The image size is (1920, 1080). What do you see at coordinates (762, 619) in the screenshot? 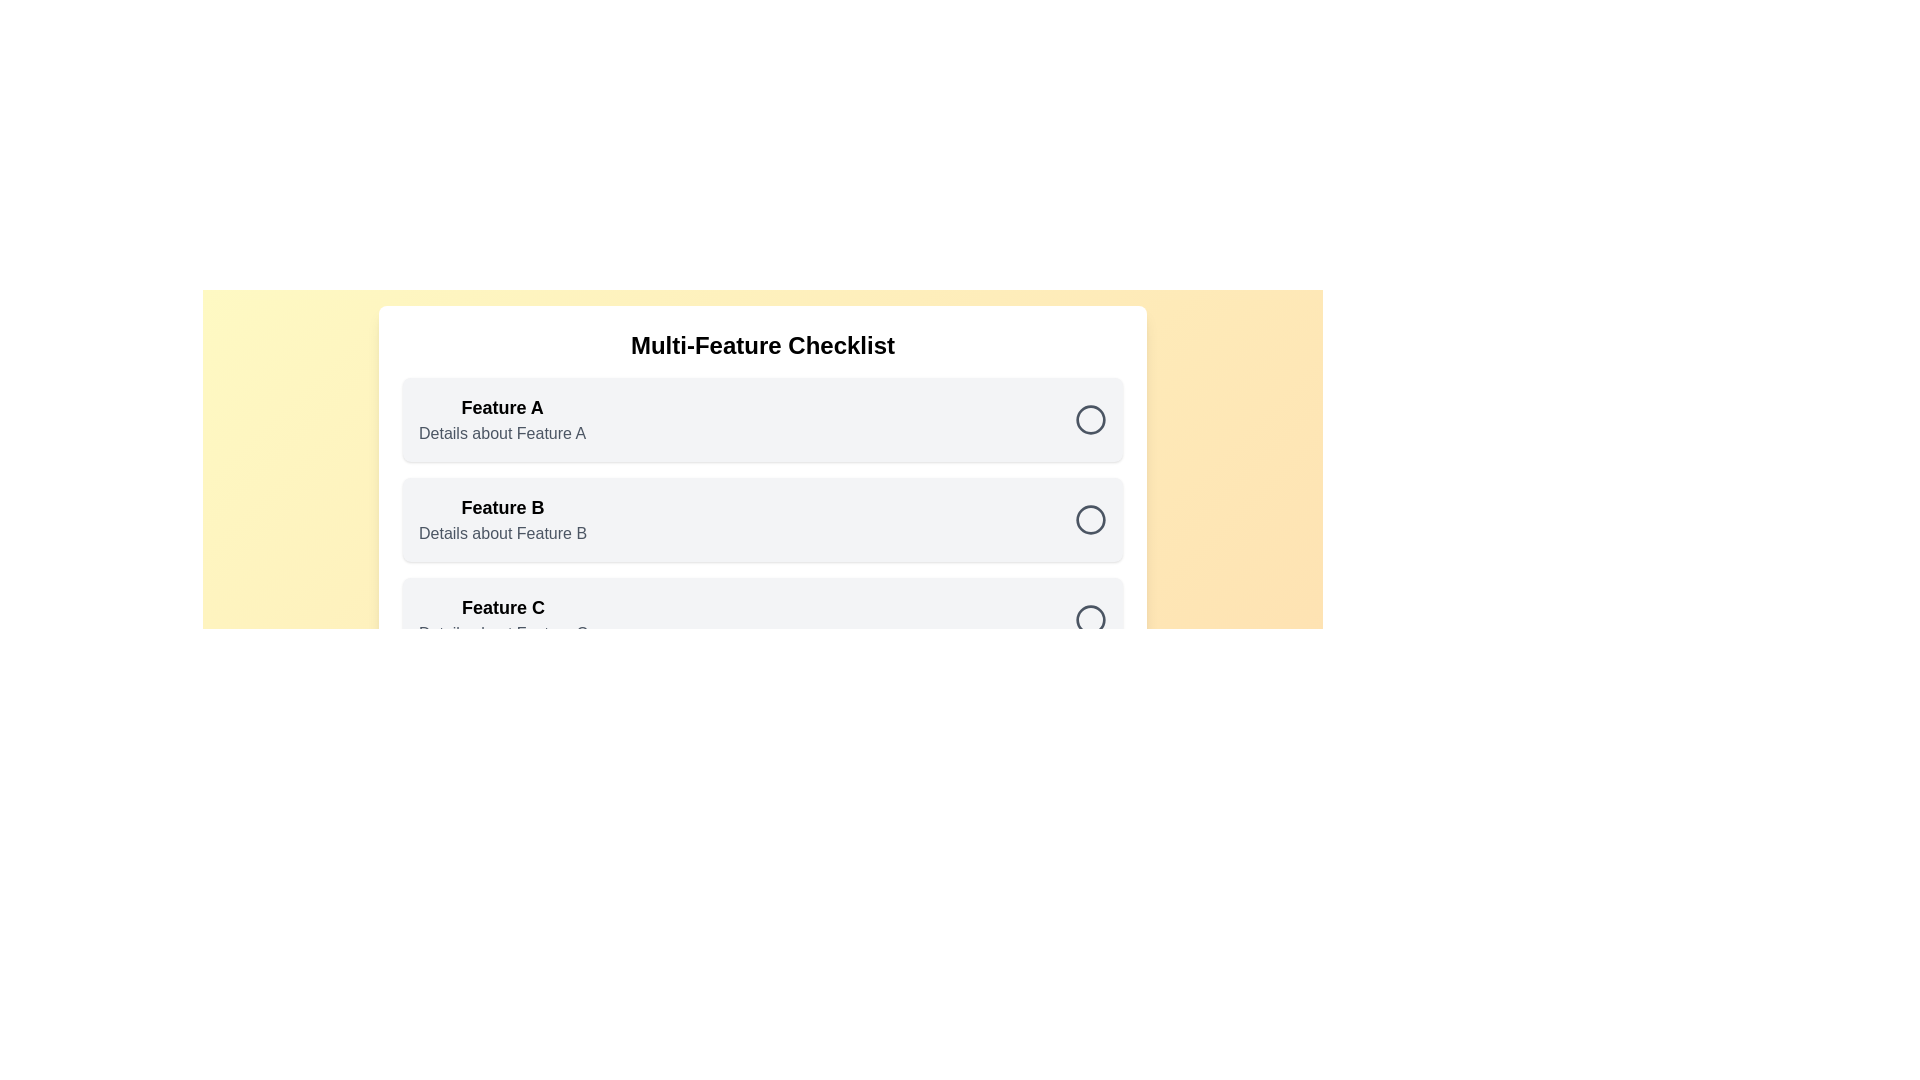
I see `the checklist item corresponding to Feature C` at bounding box center [762, 619].